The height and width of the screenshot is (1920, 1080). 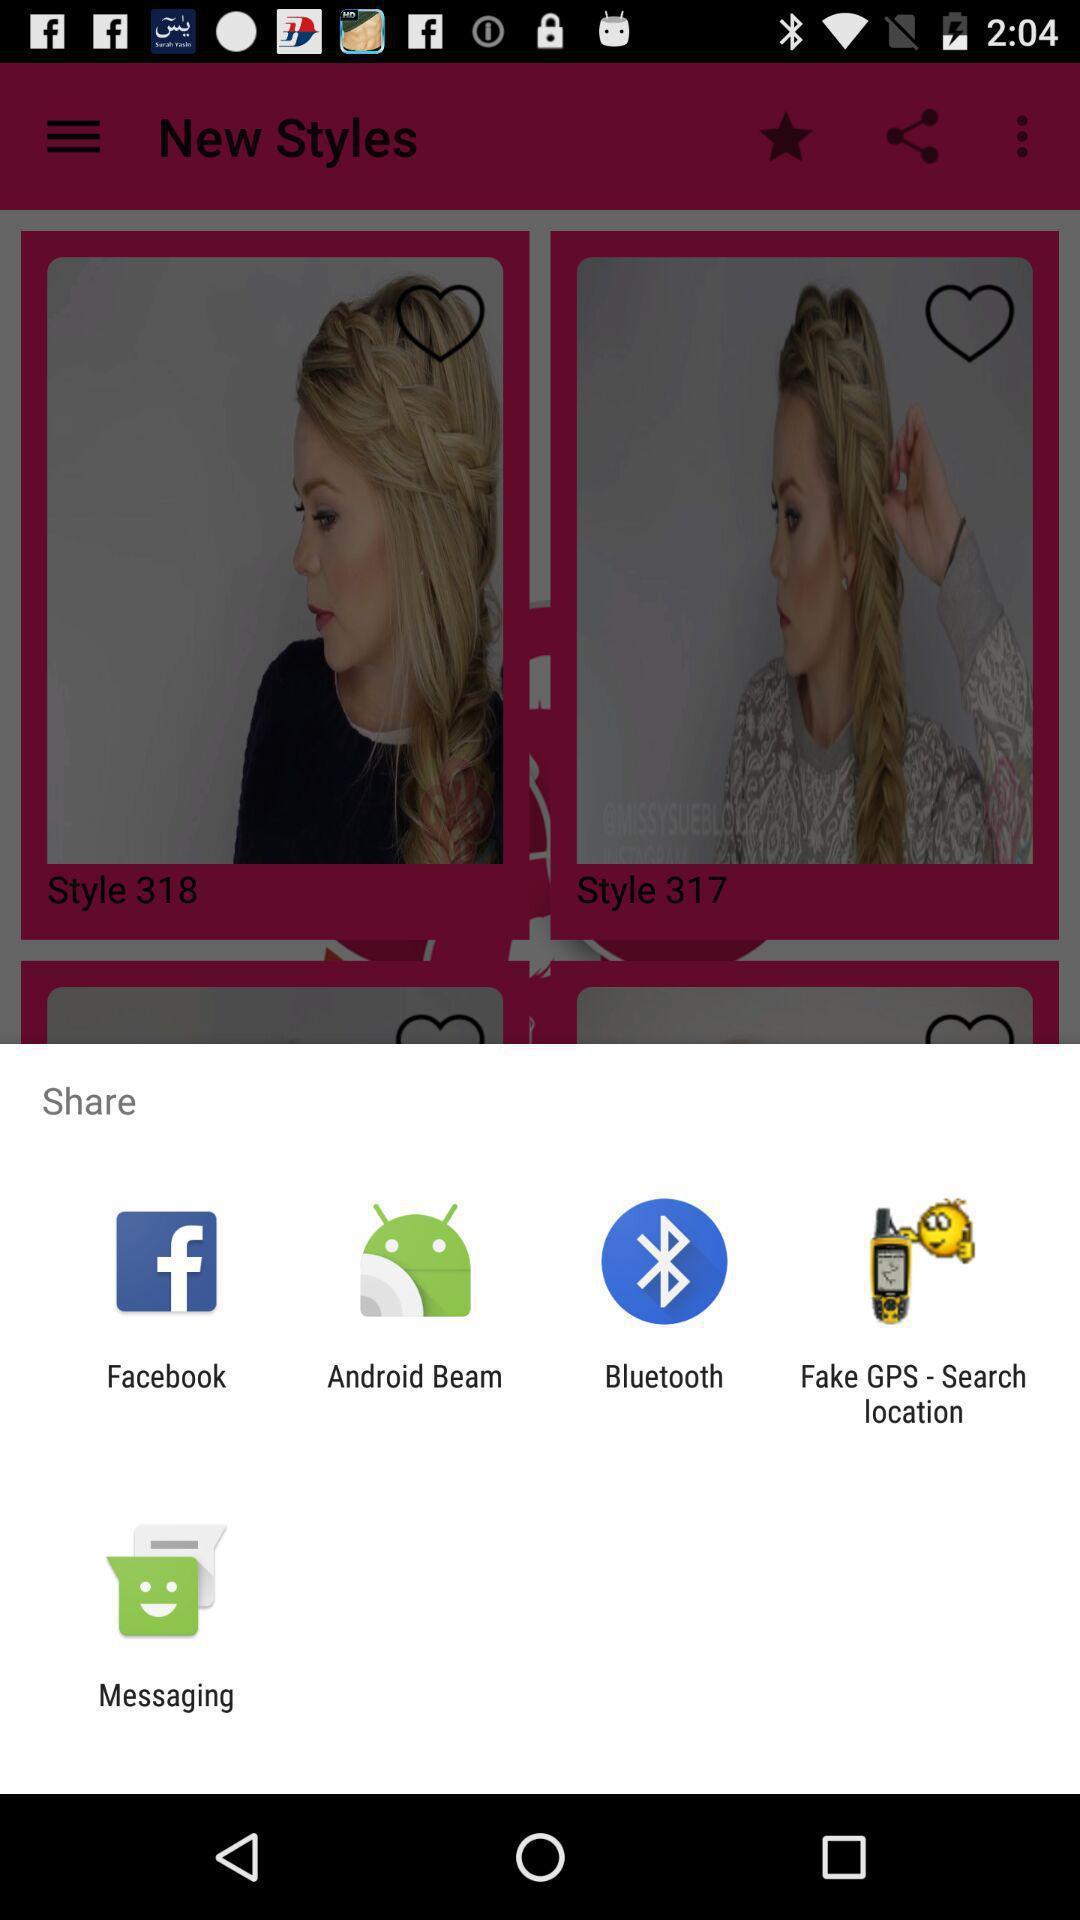 I want to click on facebook icon, so click(x=165, y=1392).